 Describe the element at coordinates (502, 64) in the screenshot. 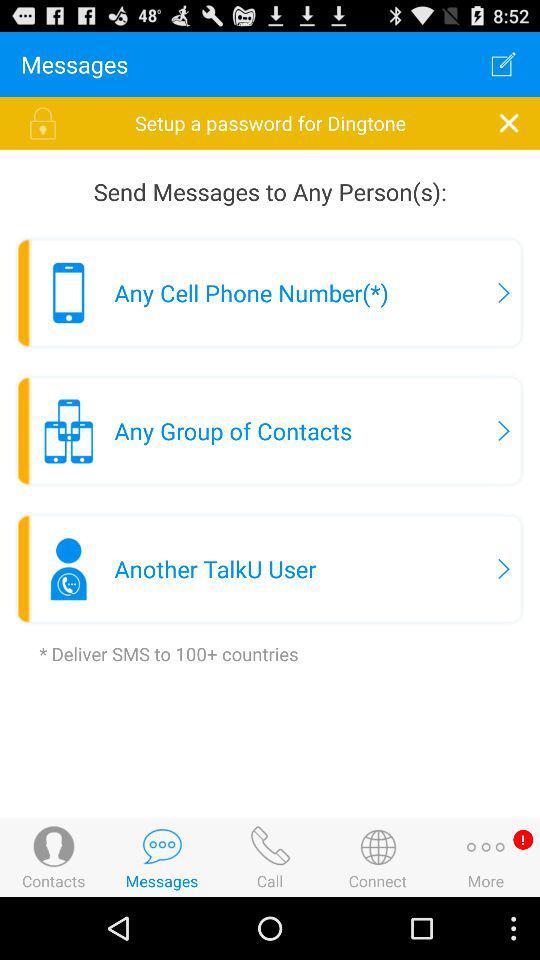

I see `item to the right of messages item` at that location.